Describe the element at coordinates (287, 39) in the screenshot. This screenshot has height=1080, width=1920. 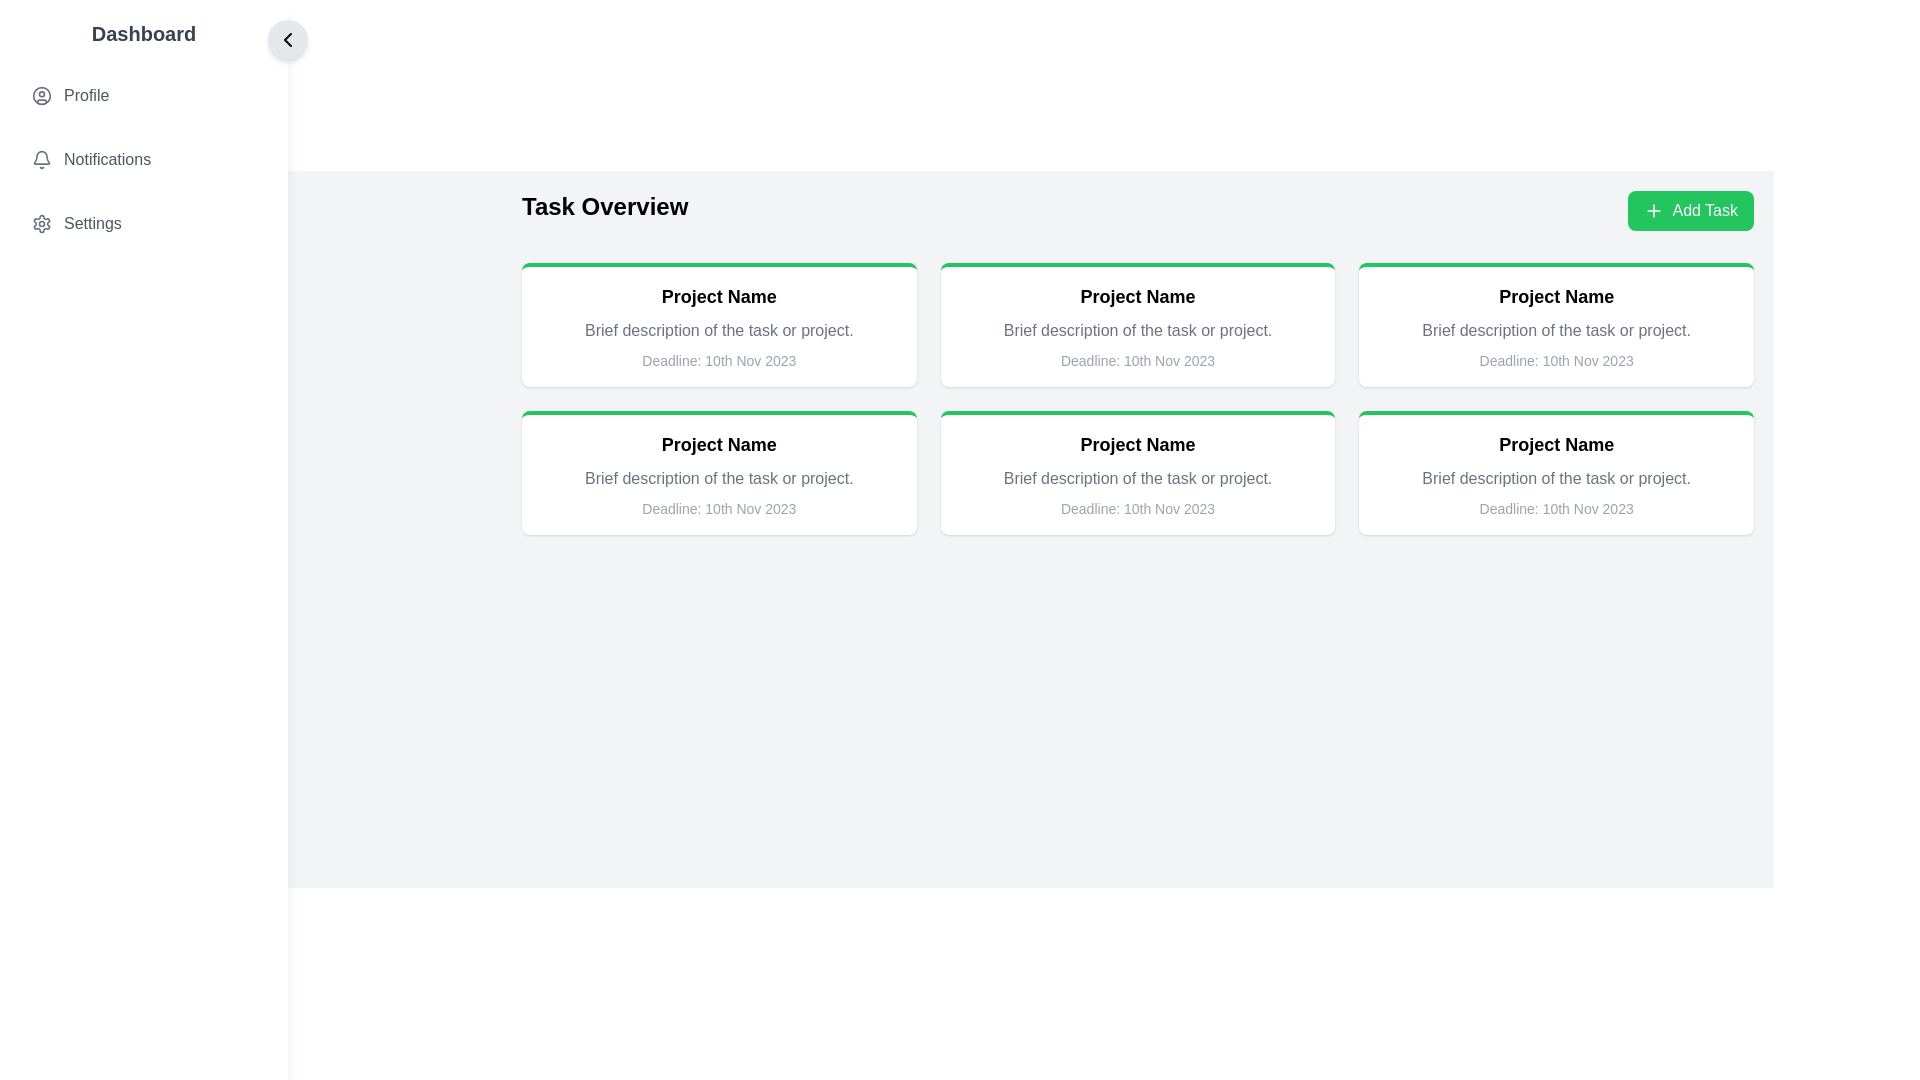
I see `the chevron icon in the left sidebar` at that location.